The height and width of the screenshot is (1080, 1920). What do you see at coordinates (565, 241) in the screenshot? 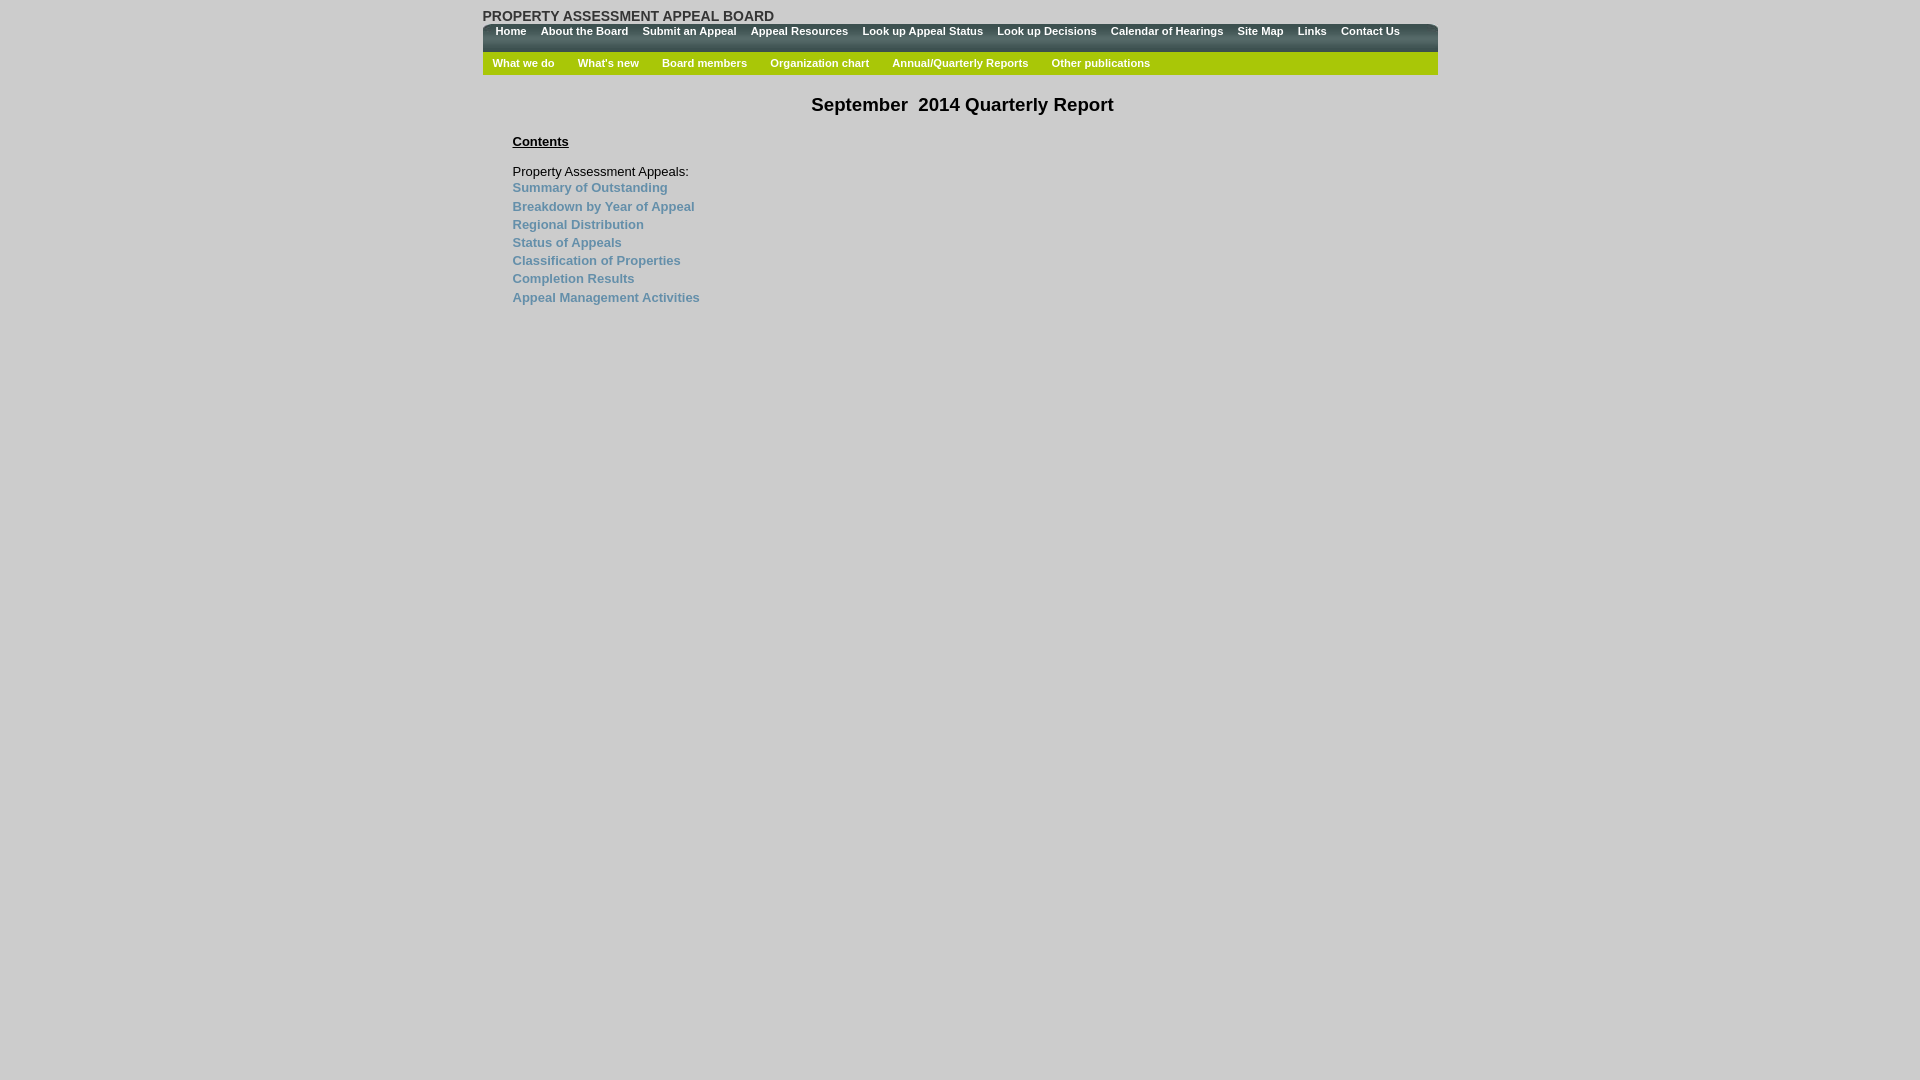
I see `'Status of Appeals'` at bounding box center [565, 241].